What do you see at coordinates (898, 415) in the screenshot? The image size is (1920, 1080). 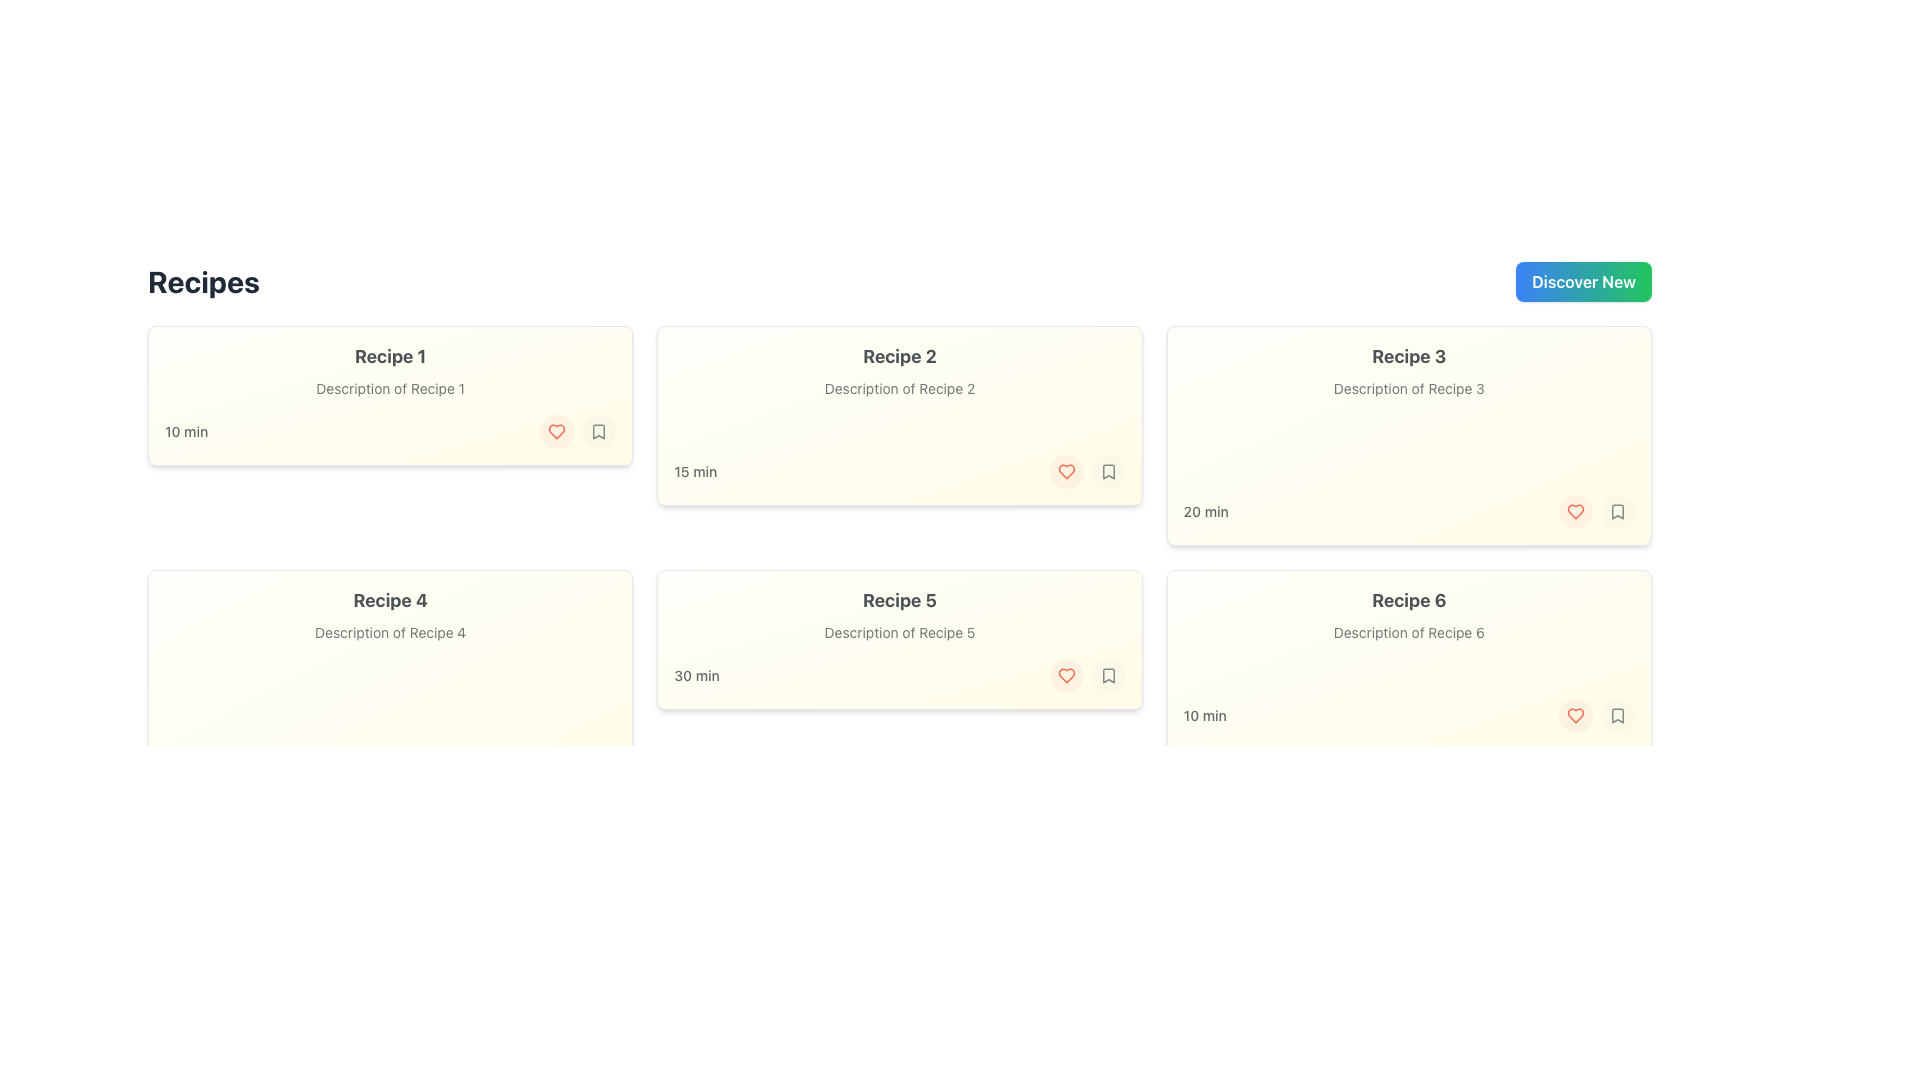 I see `the decorative background overlay of the card containing 'Recipe 2', which spans the entire card and is positioned at the topmost layer` at bounding box center [898, 415].